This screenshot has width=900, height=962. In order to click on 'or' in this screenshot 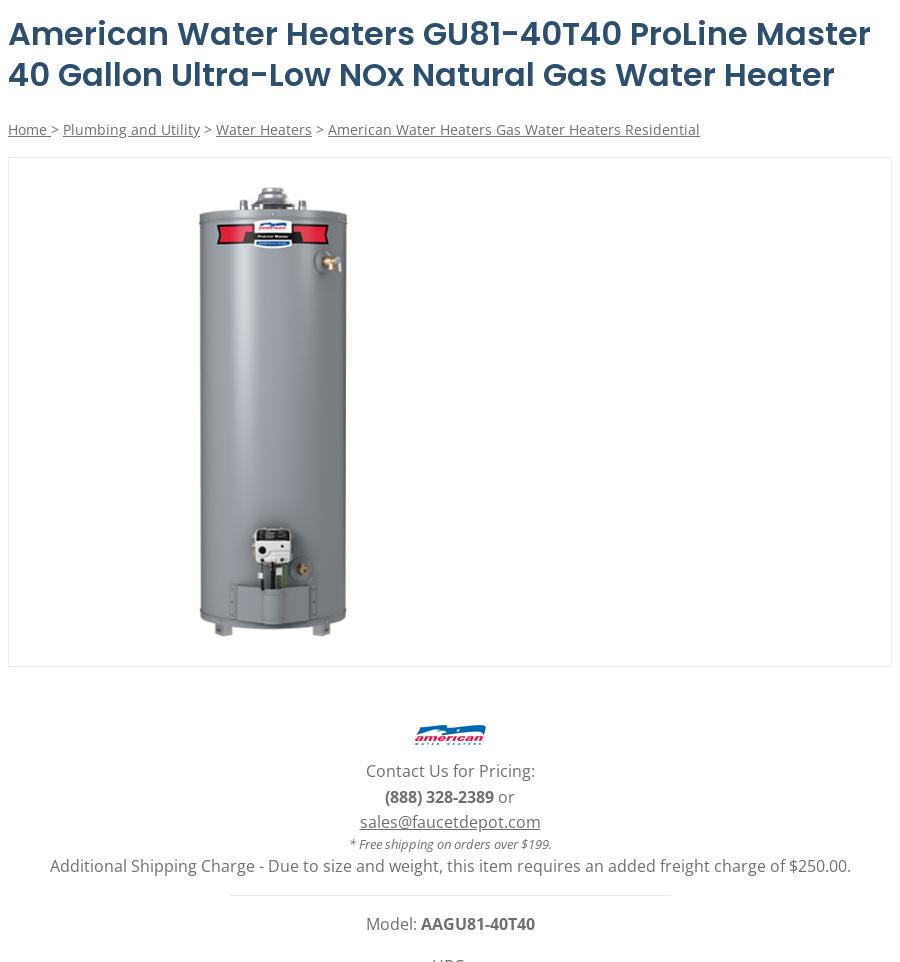, I will do `click(503, 794)`.